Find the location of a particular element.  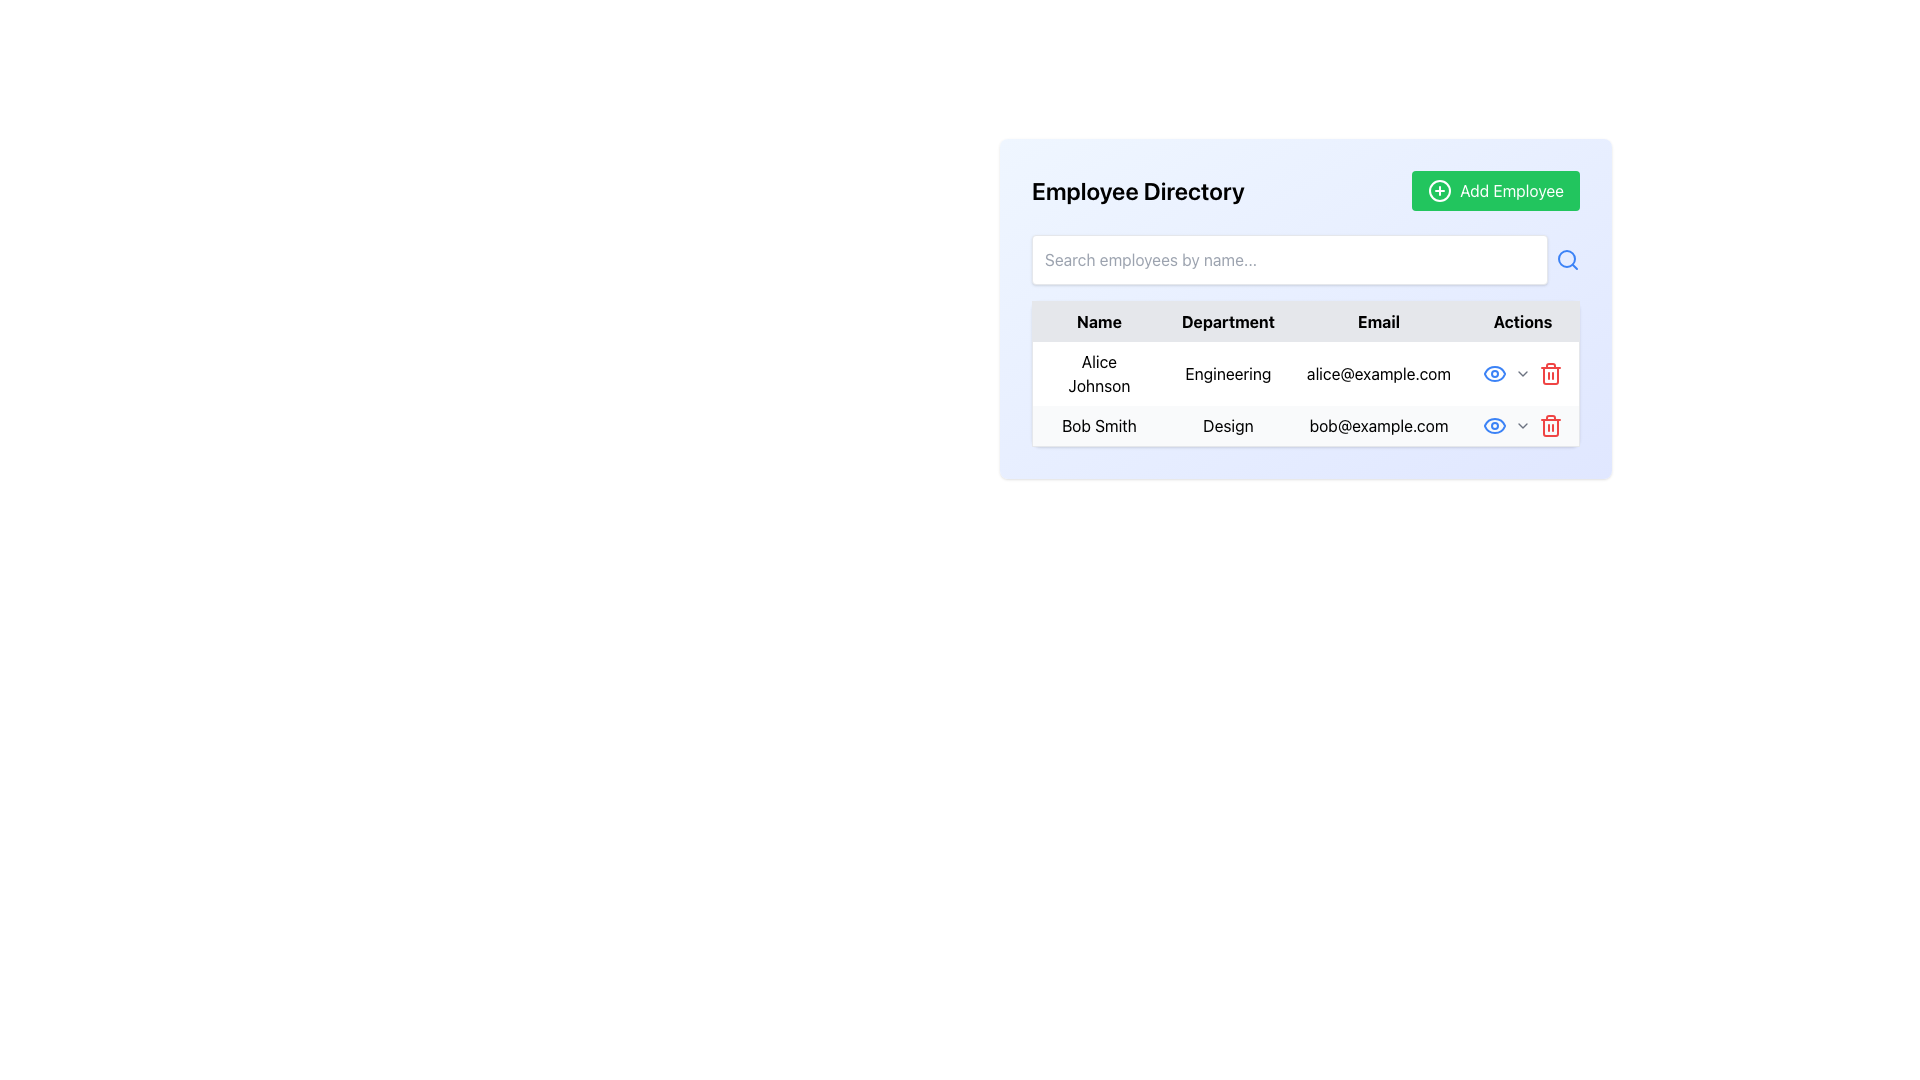

the dropdown arrow icon, which is the second icon in the 'Actions' column of the last row of the employee table is located at coordinates (1521, 424).